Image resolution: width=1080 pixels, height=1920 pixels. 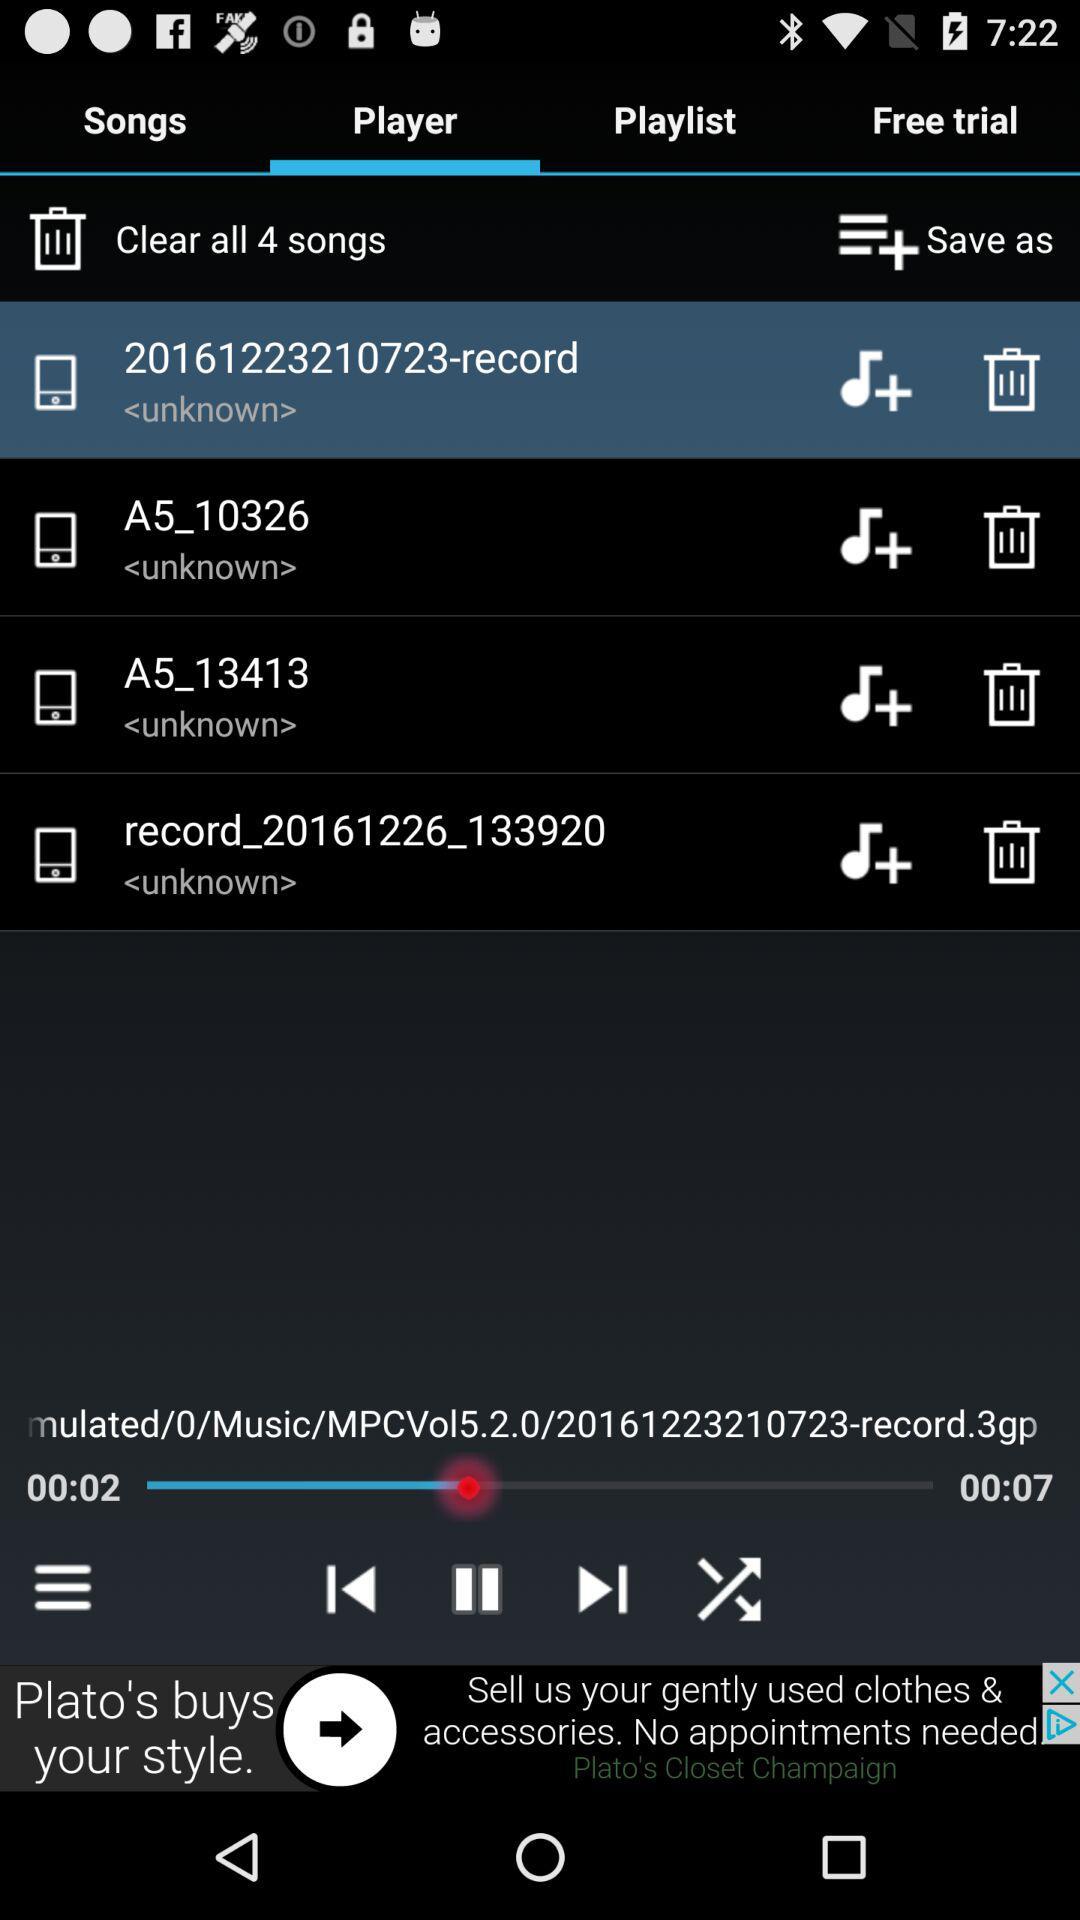 What do you see at coordinates (890, 694) in the screenshot?
I see `sound` at bounding box center [890, 694].